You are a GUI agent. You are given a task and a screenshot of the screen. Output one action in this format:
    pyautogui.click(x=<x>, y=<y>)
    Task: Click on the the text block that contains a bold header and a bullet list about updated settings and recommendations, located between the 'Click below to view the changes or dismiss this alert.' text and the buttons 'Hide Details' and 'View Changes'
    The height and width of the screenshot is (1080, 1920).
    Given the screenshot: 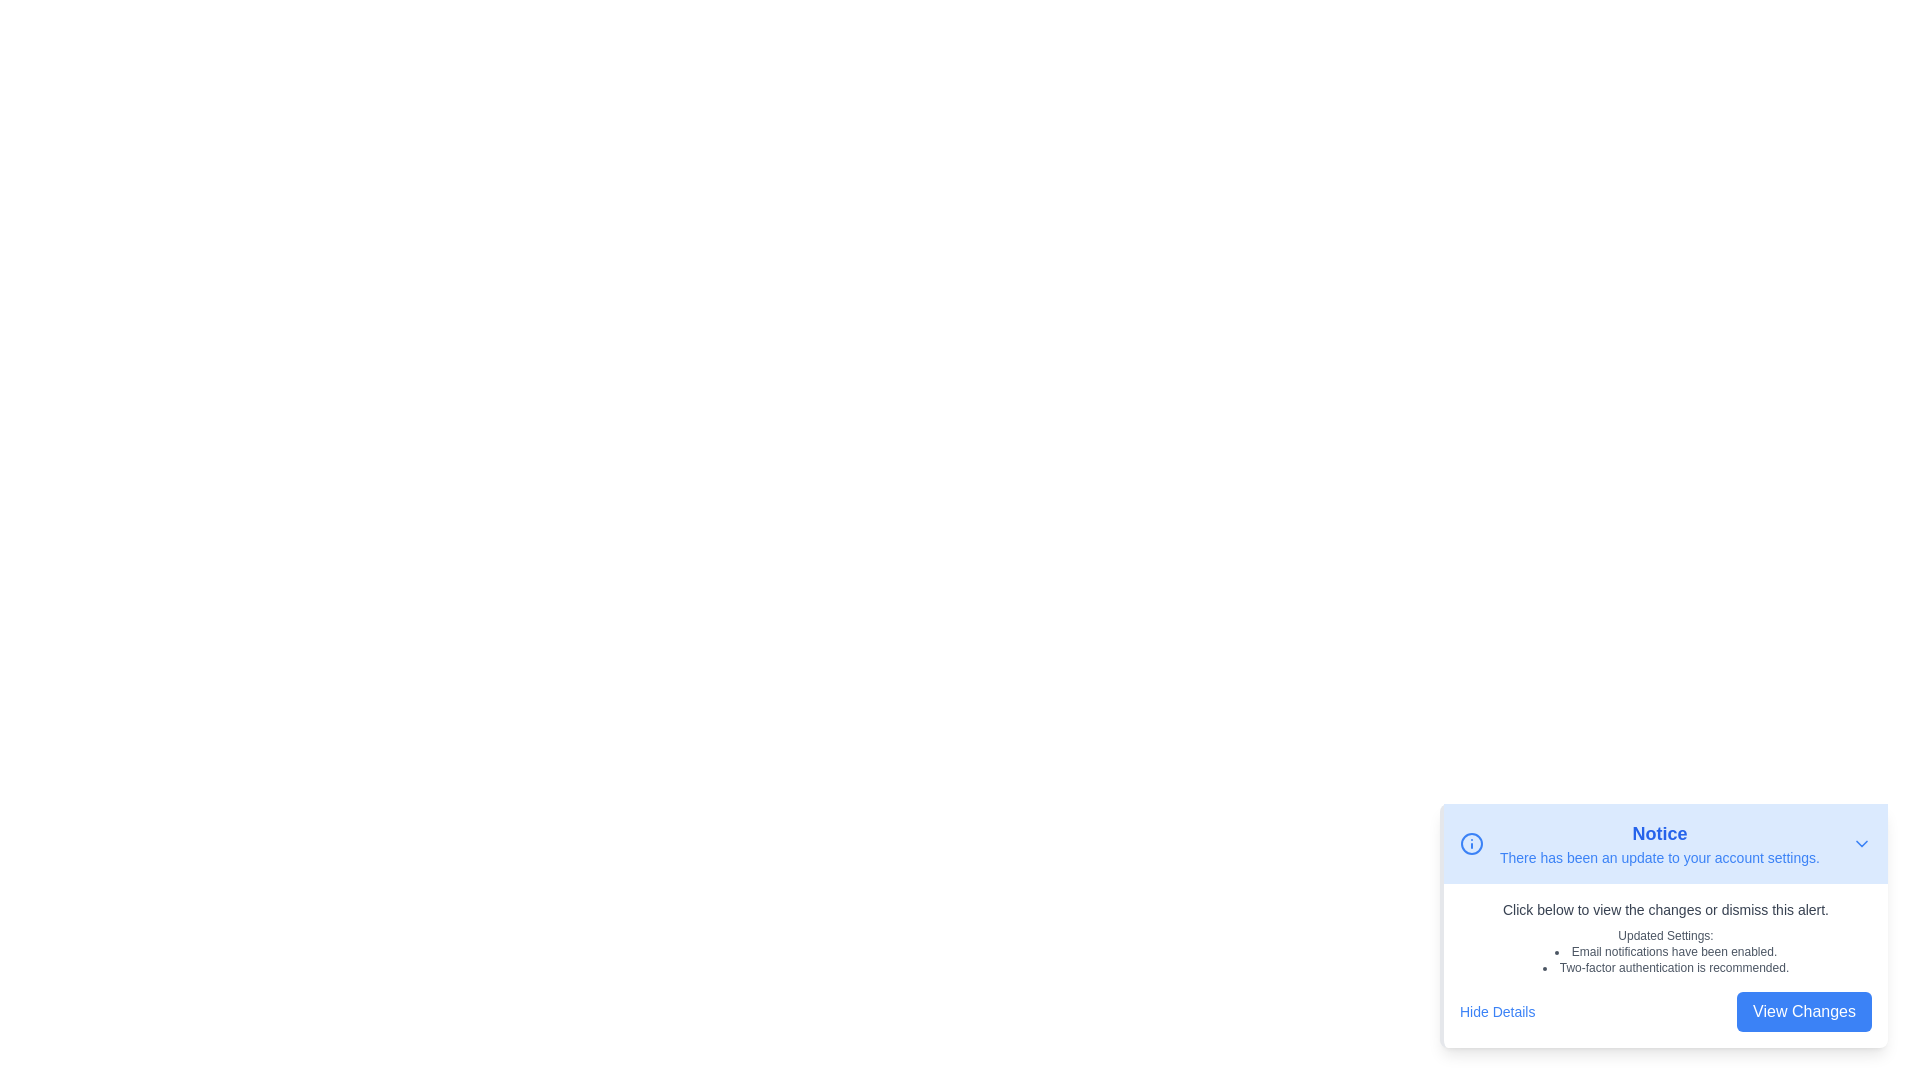 What is the action you would take?
    pyautogui.click(x=1665, y=951)
    